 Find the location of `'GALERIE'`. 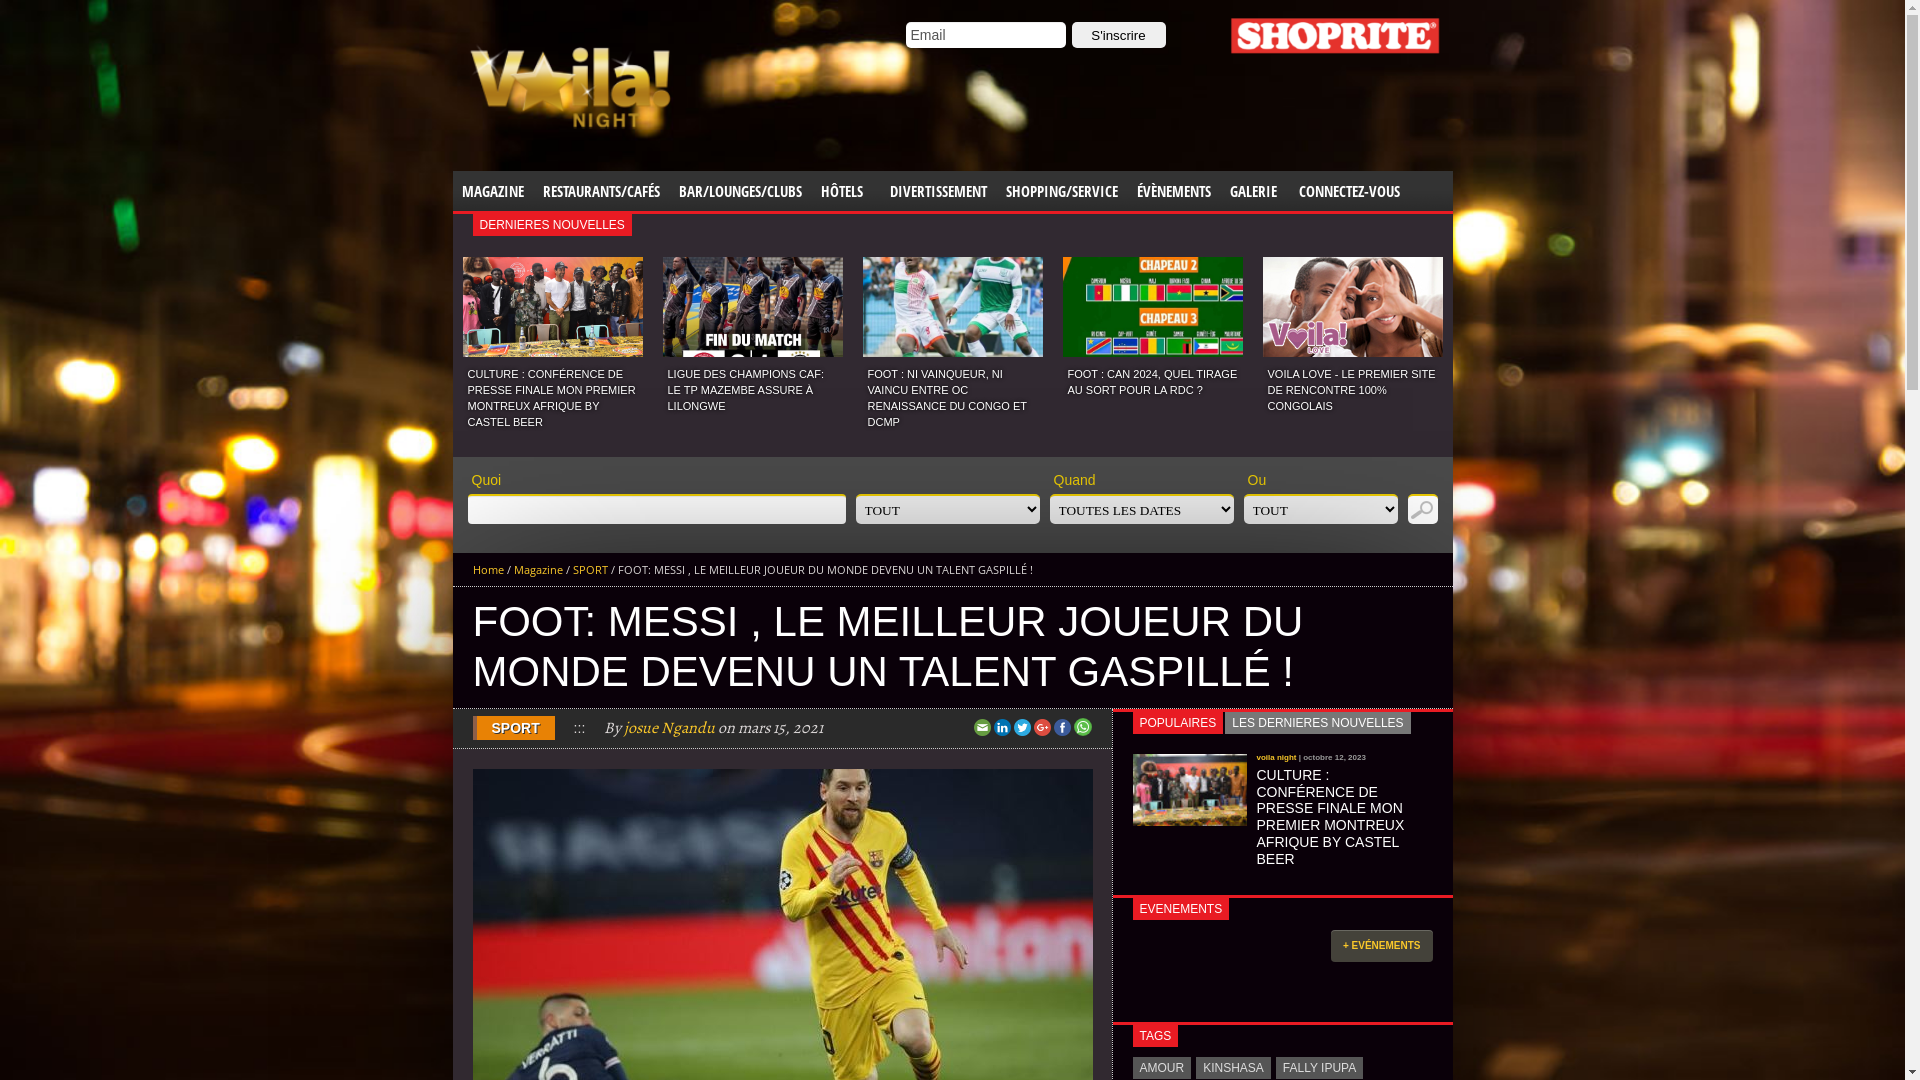

'GALERIE' is located at coordinates (1252, 190).